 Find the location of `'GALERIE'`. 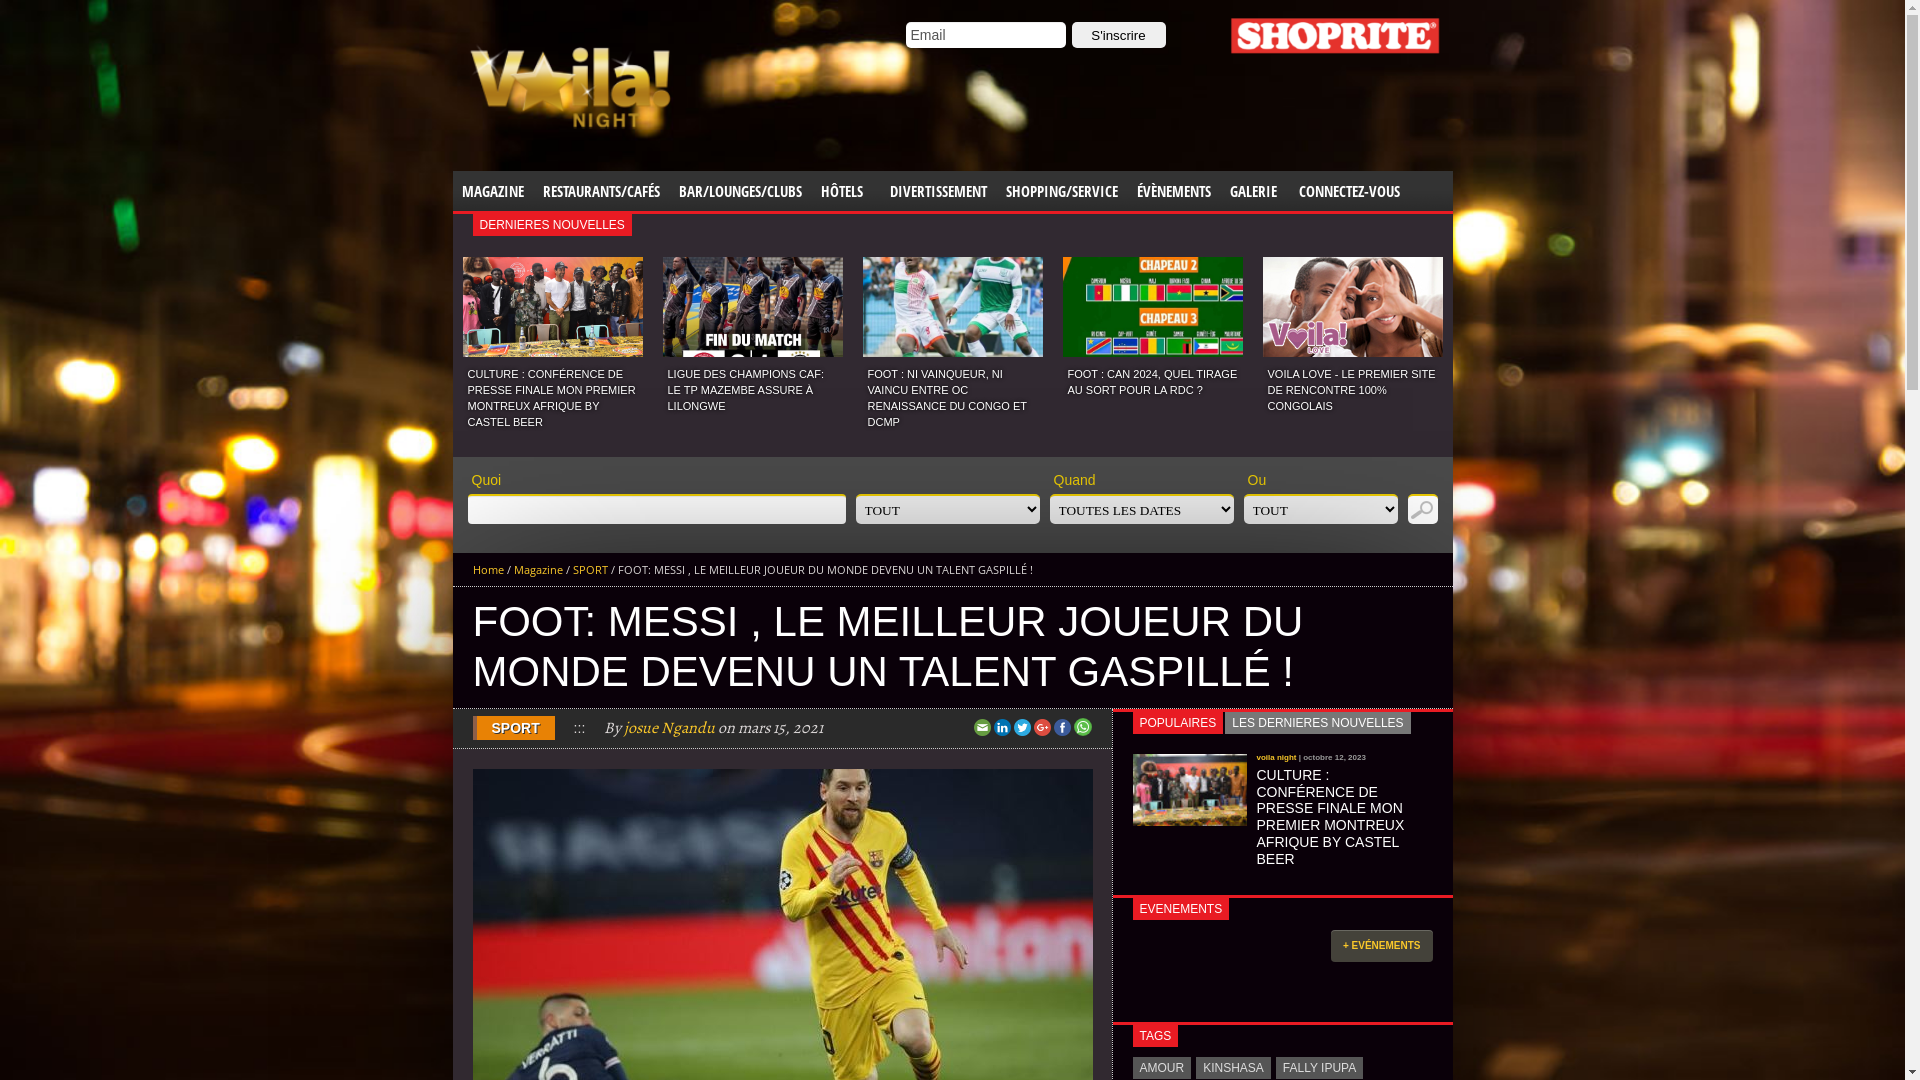

'GALERIE' is located at coordinates (1252, 190).